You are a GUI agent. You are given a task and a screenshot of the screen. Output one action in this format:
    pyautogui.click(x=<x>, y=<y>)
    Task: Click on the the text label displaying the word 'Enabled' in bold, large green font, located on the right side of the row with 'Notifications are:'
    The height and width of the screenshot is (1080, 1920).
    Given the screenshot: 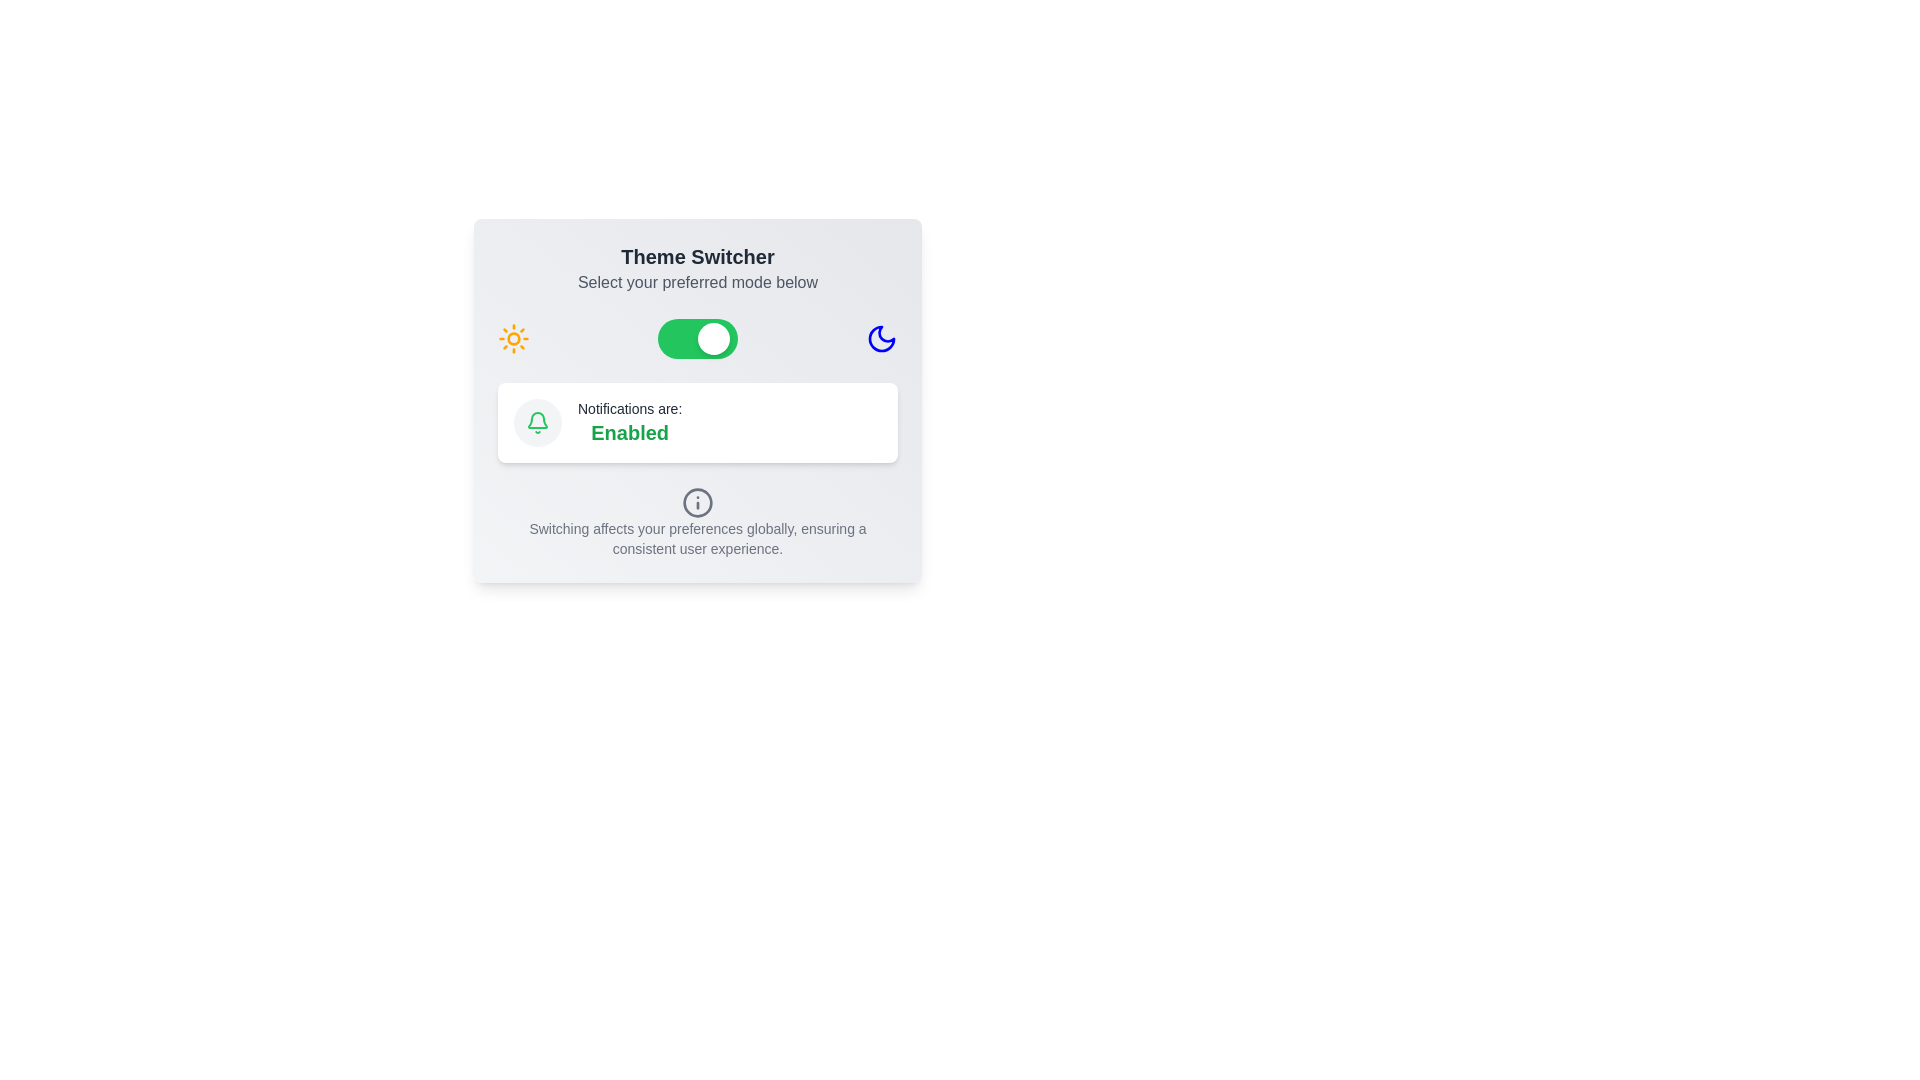 What is the action you would take?
    pyautogui.click(x=629, y=431)
    